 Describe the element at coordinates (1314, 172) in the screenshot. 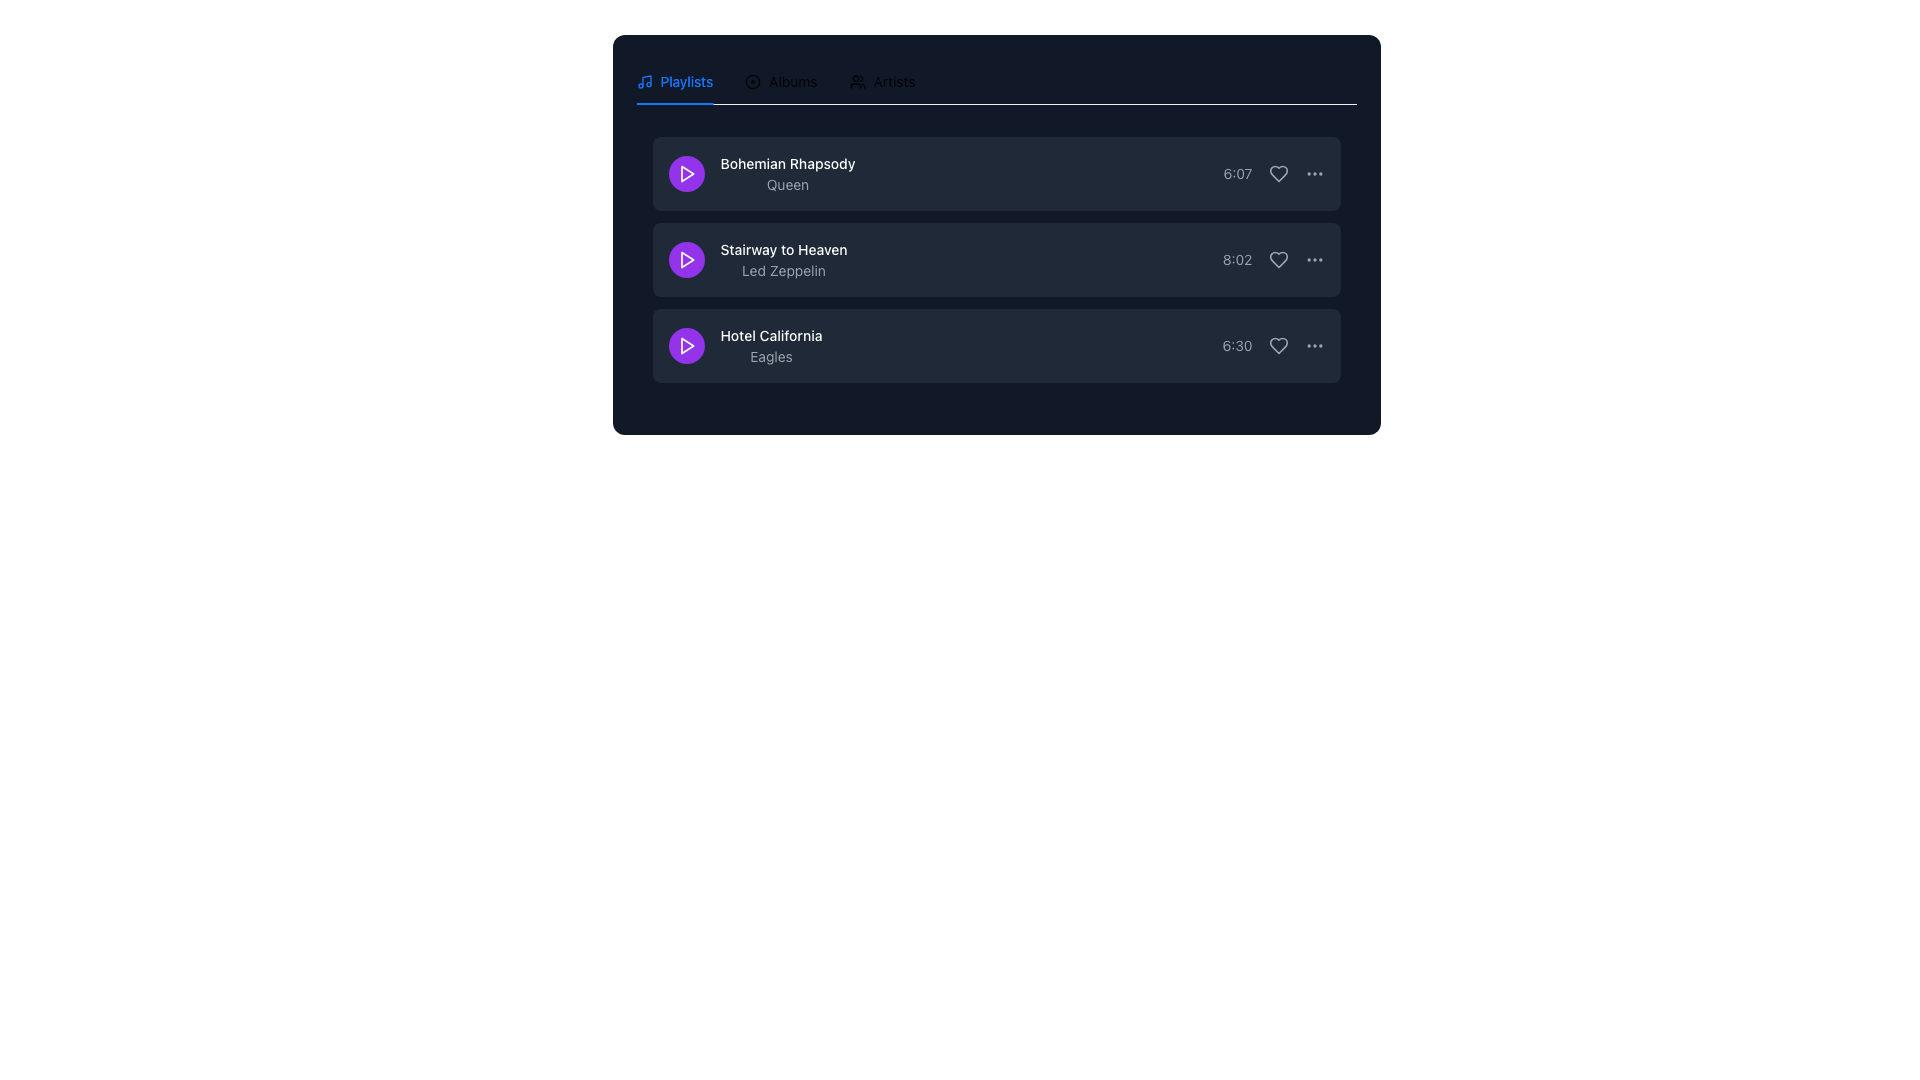

I see `the ellipsis icon button, which consists of three horizontally-aligned gray dots that turn purple on hover` at that location.